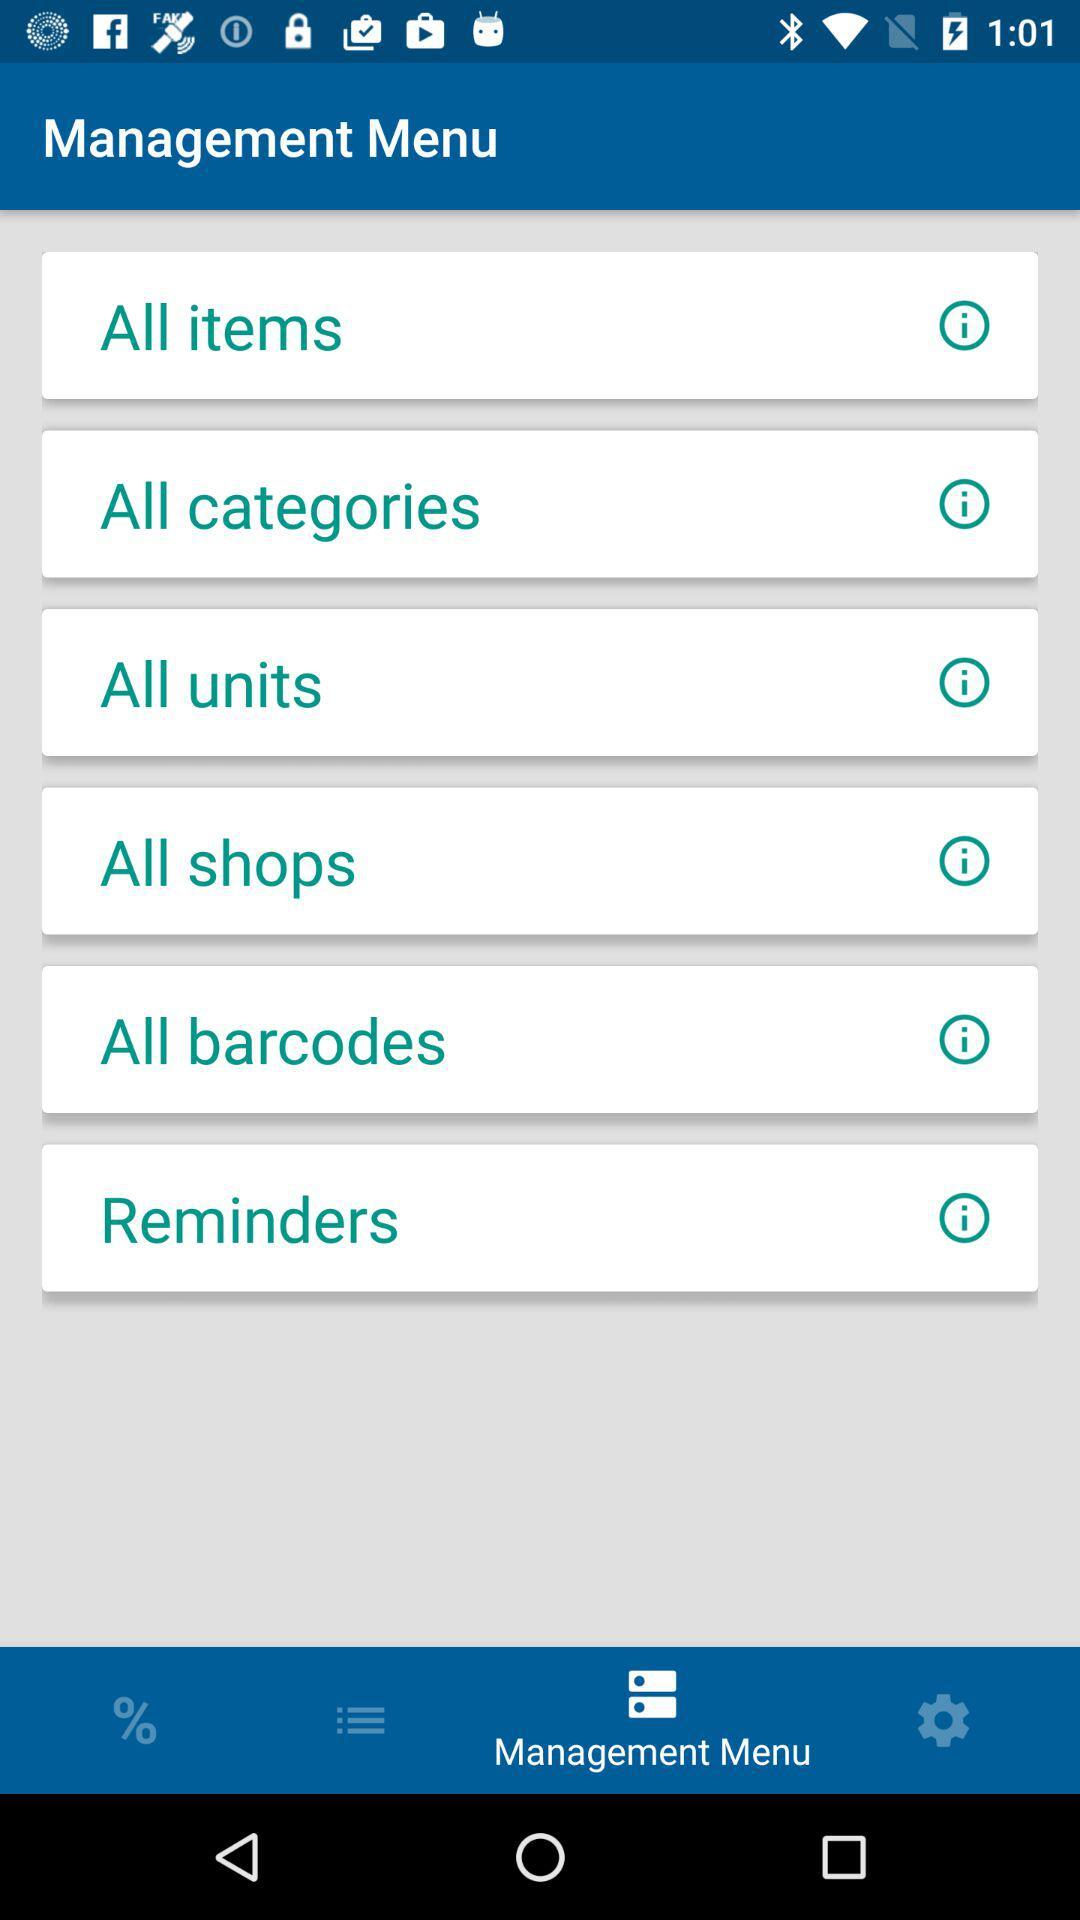 The width and height of the screenshot is (1080, 1920). I want to click on more info, so click(963, 325).